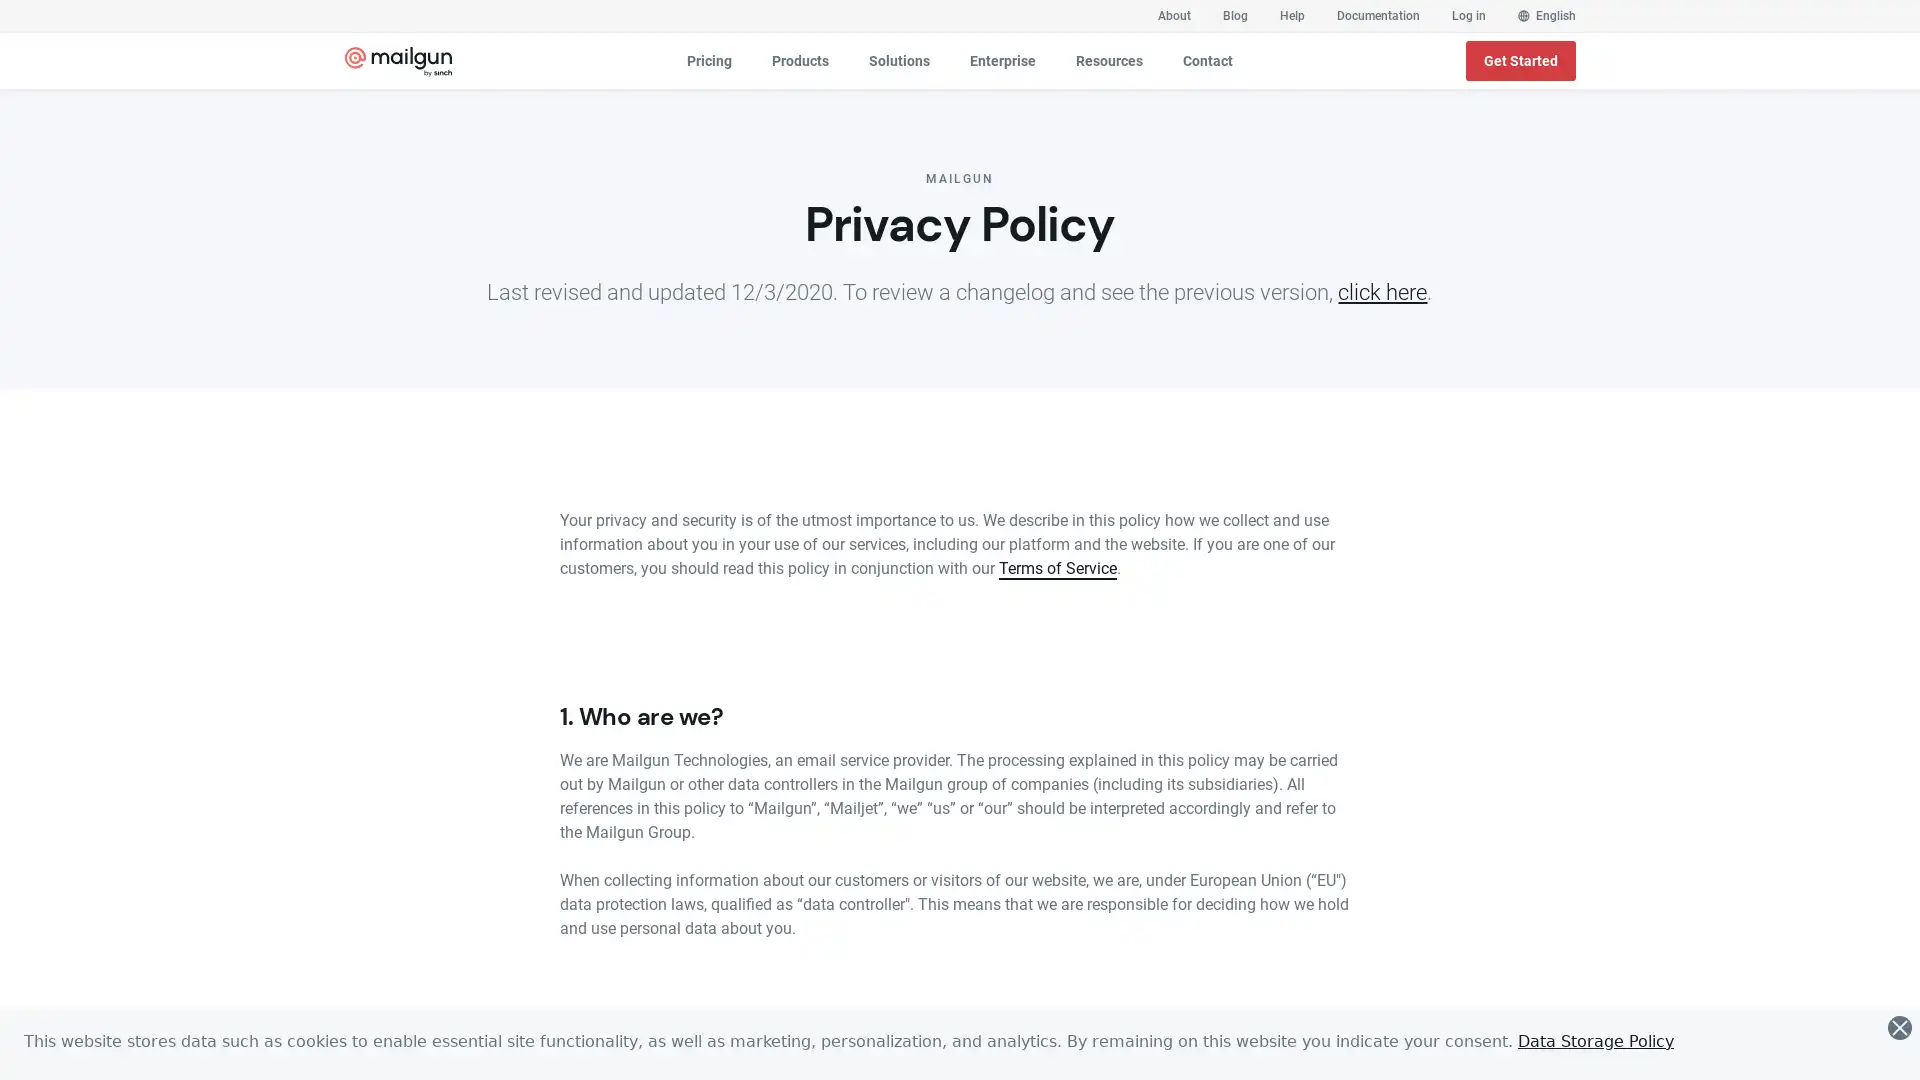 Image resolution: width=1920 pixels, height=1080 pixels. I want to click on Enterprise, so click(1002, 60).